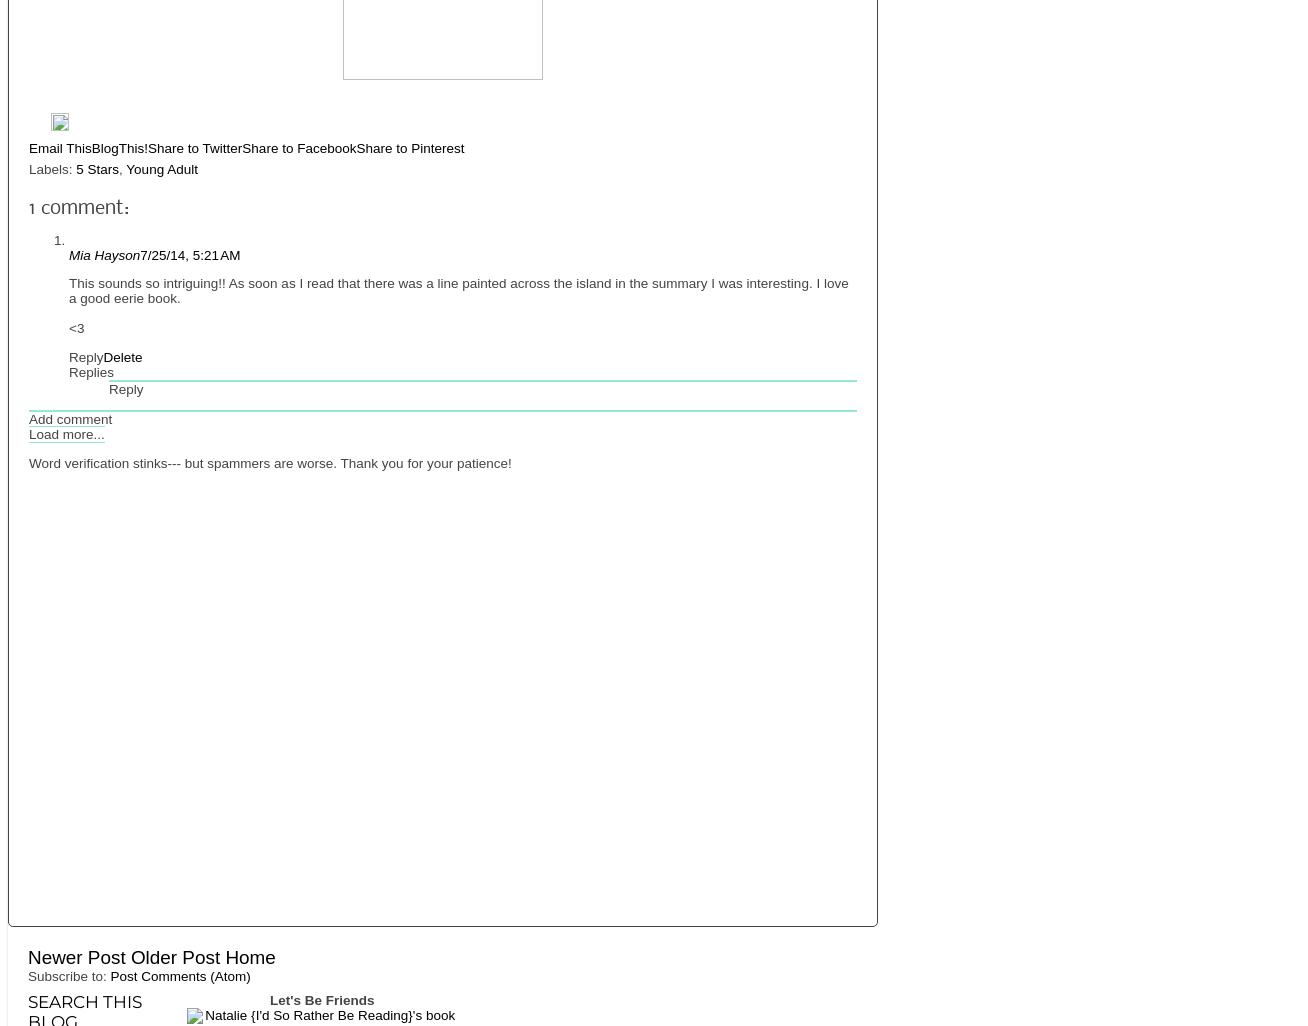 This screenshot has height=1026, width=1308. Describe the element at coordinates (356, 147) in the screenshot. I see `'Share to Pinterest'` at that location.